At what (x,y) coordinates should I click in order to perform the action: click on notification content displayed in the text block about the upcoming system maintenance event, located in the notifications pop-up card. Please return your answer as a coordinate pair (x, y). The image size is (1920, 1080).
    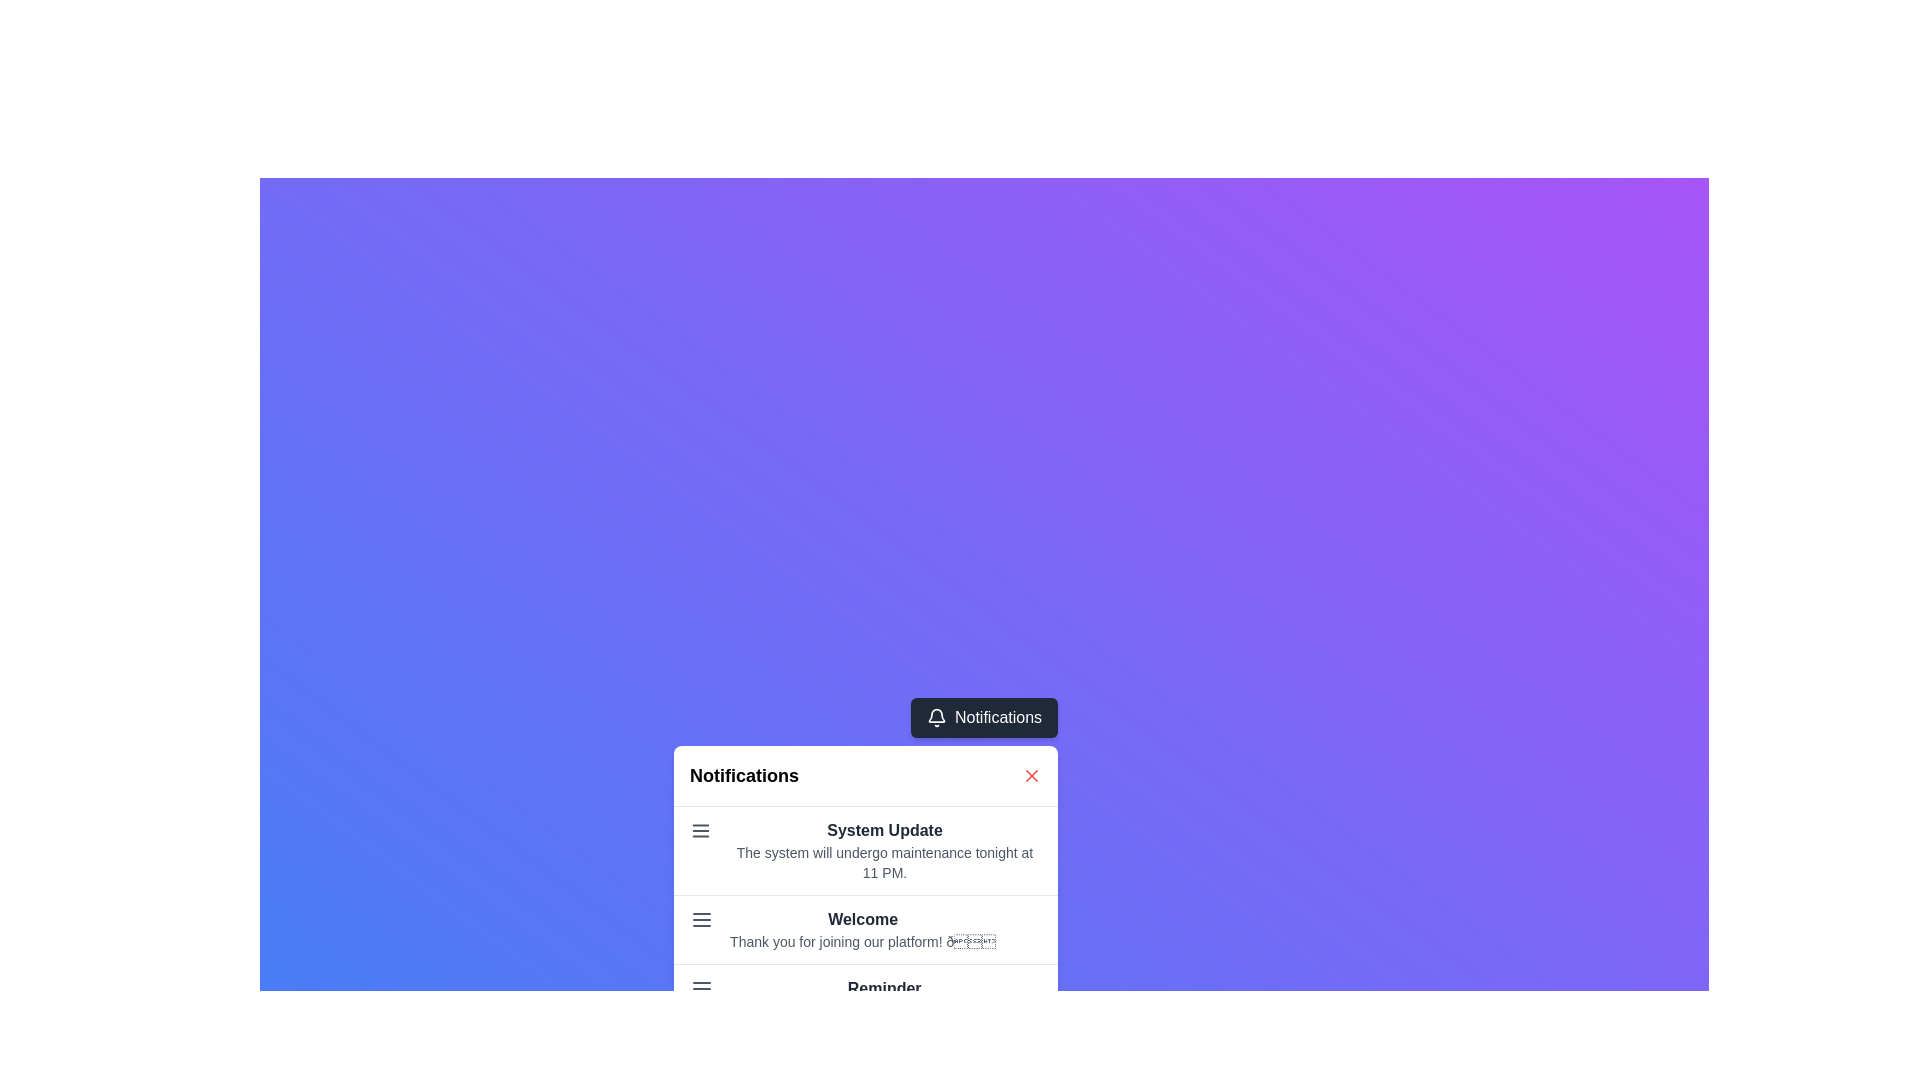
    Looking at the image, I should click on (883, 851).